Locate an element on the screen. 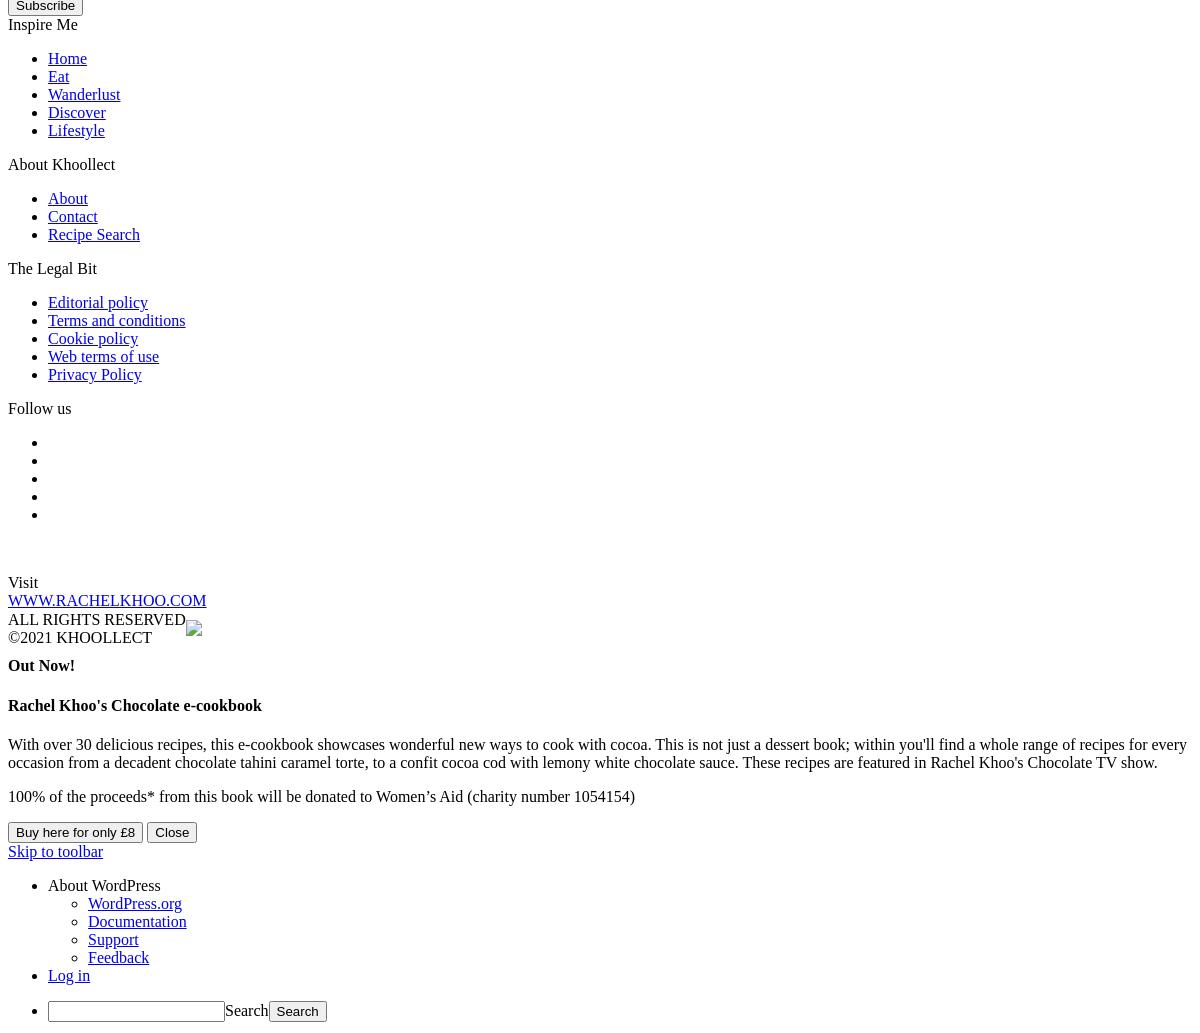 The image size is (1200, 1033). 'Close' is located at coordinates (170, 831).